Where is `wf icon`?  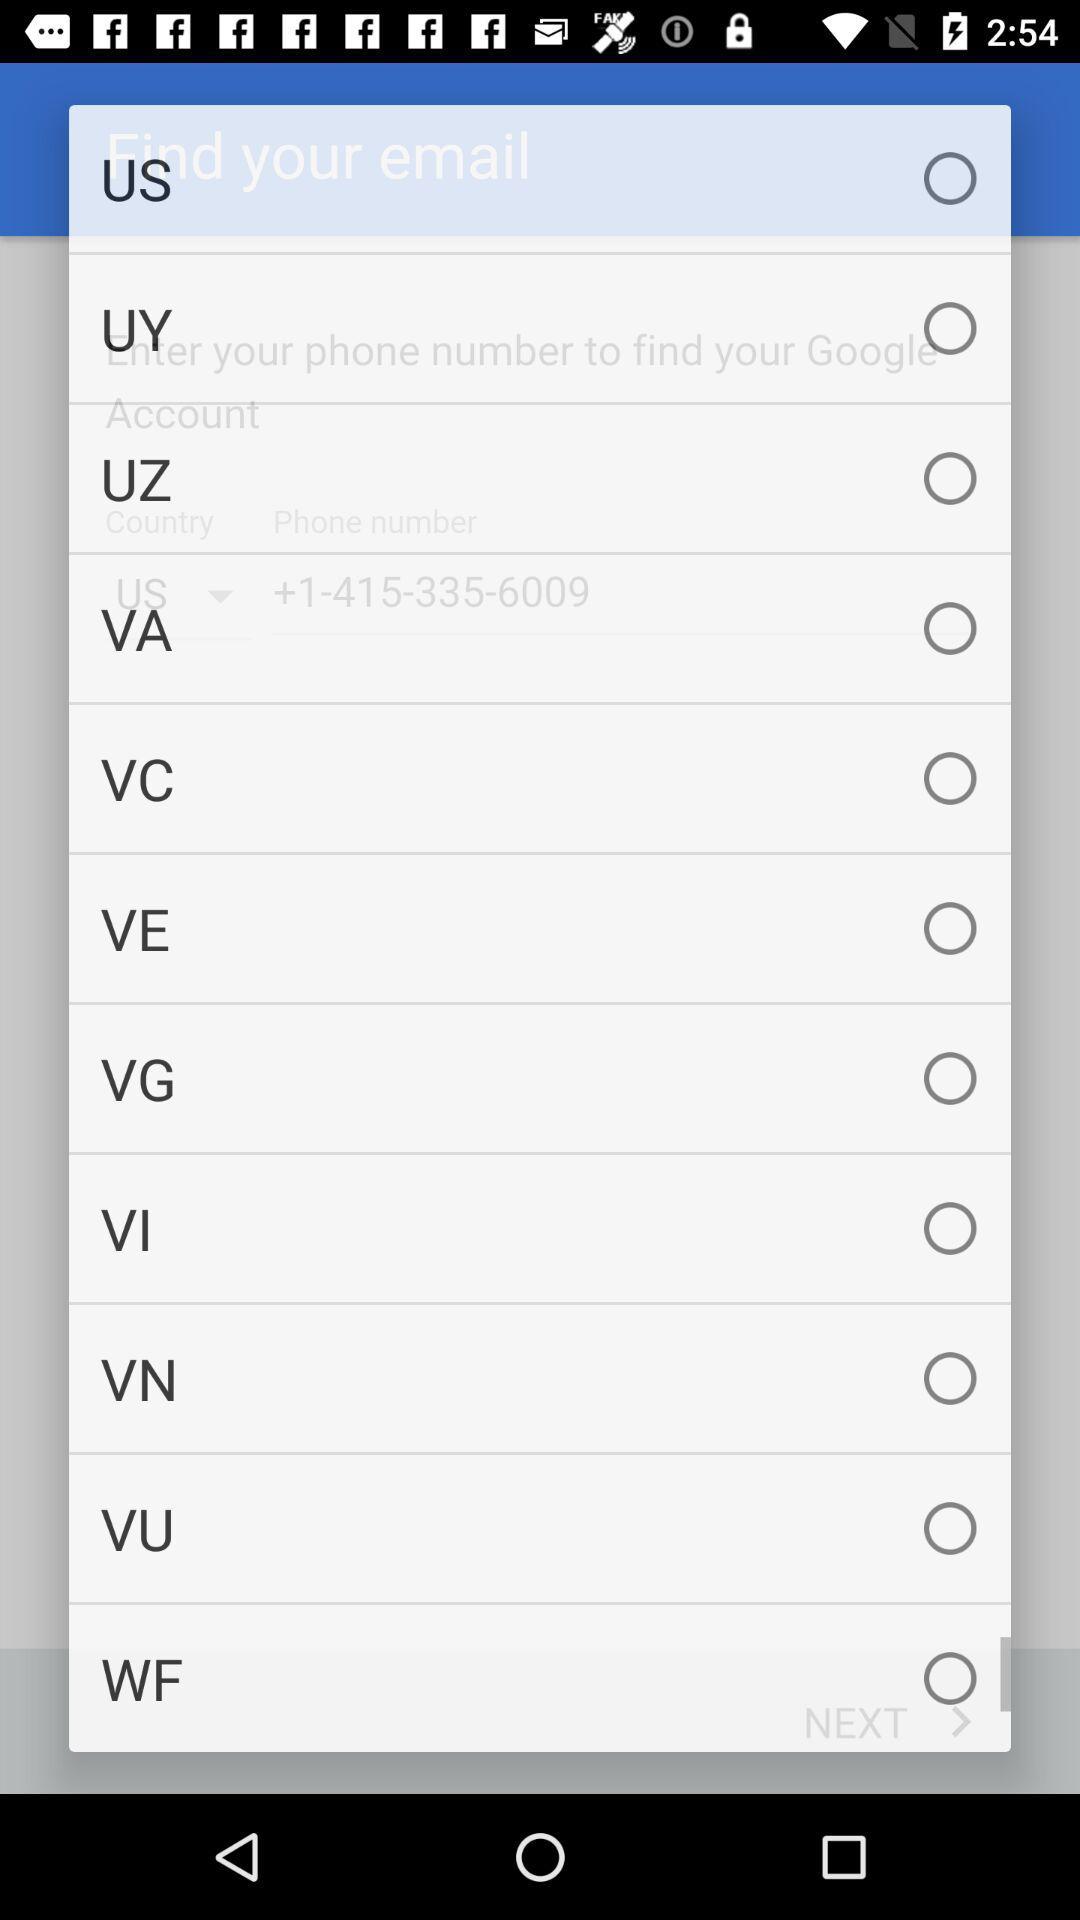
wf icon is located at coordinates (540, 1678).